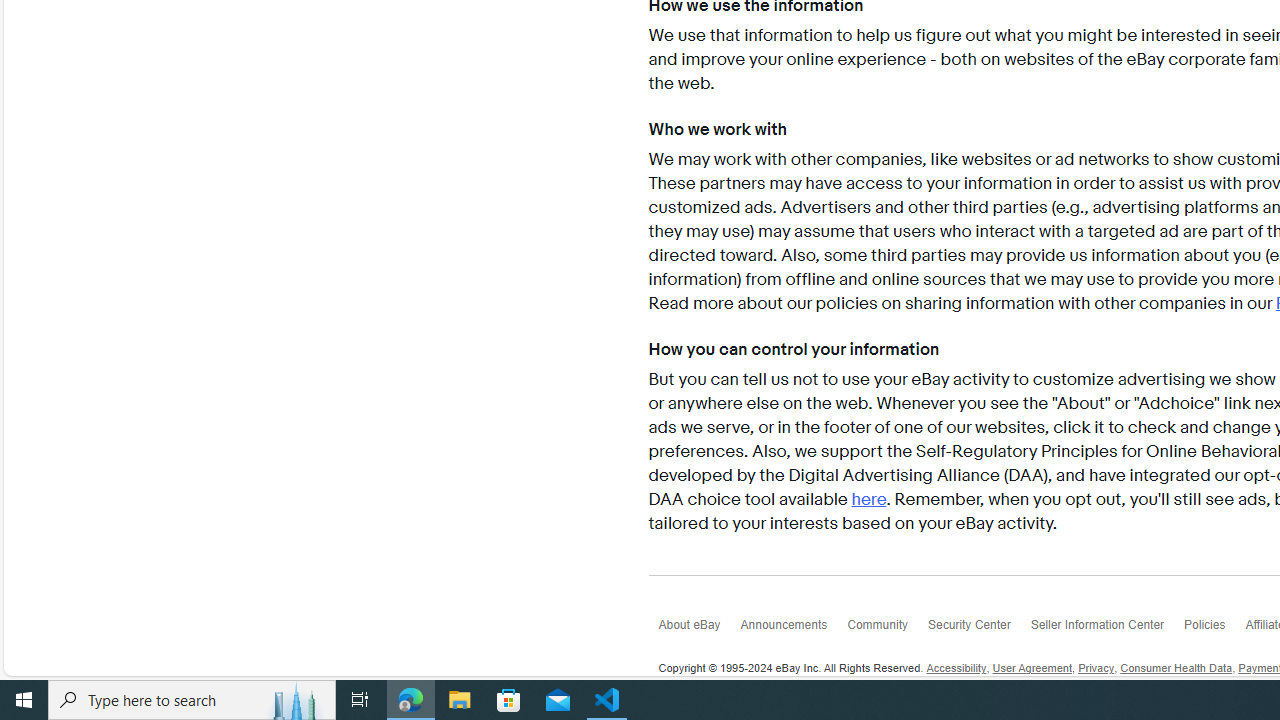  I want to click on 'User Agreement', so click(1032, 669).